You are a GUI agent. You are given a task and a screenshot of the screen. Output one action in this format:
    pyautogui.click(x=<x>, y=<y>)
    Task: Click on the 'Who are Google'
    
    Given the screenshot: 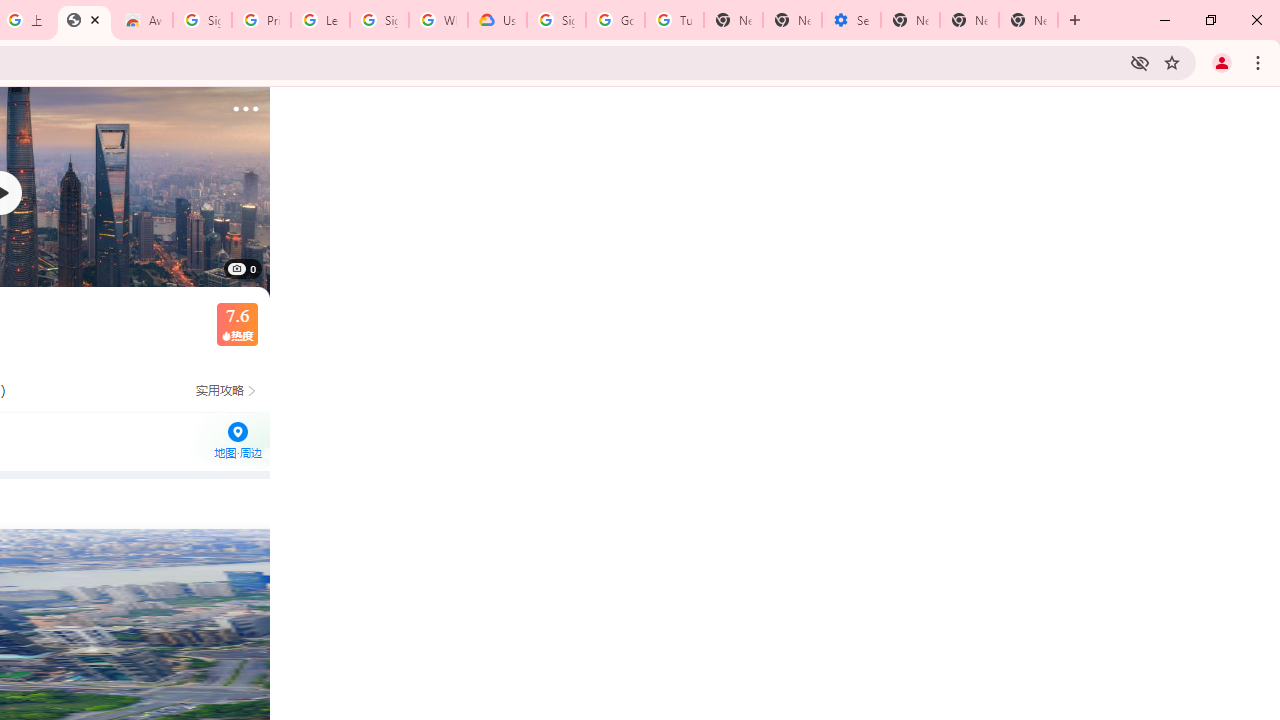 What is the action you would take?
    pyautogui.click(x=437, y=20)
    